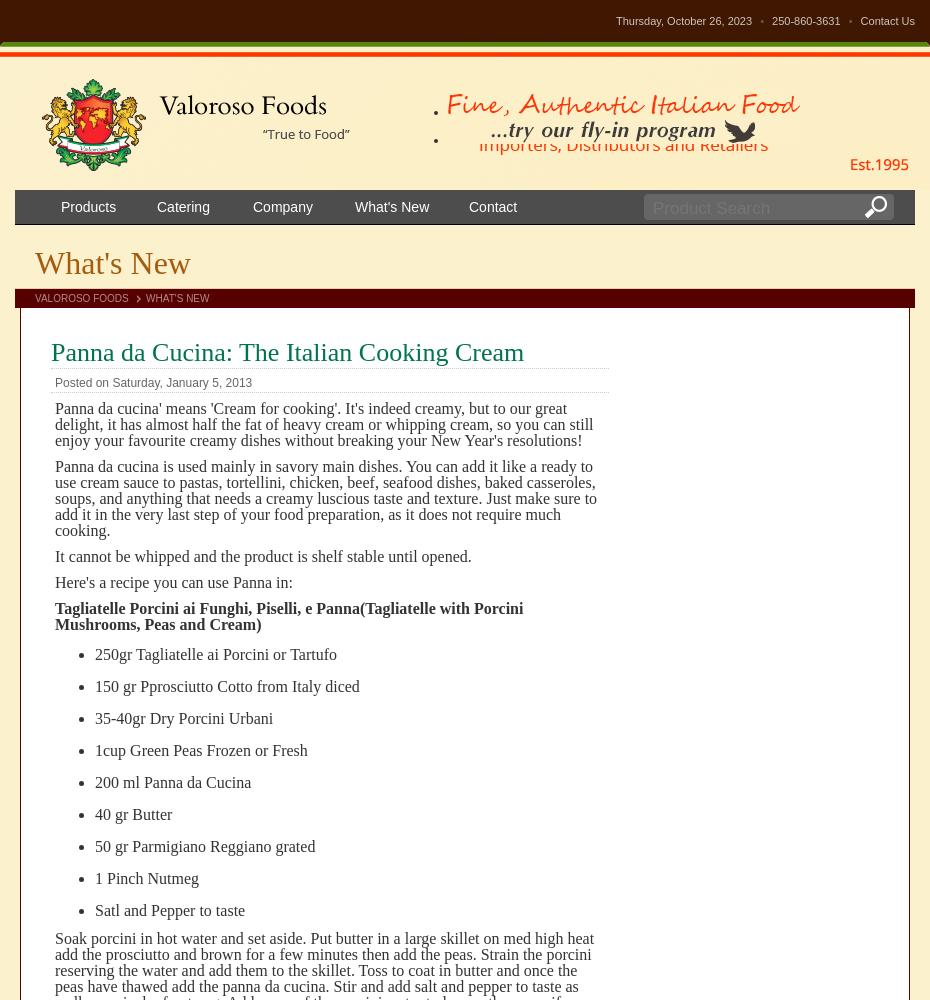 Image resolution: width=930 pixels, height=1000 pixels. What do you see at coordinates (53, 473) in the screenshot?
I see `'anna da cucina is used mainly in savory main dishes. You can add it like a ready to use cream sauce to'` at bounding box center [53, 473].